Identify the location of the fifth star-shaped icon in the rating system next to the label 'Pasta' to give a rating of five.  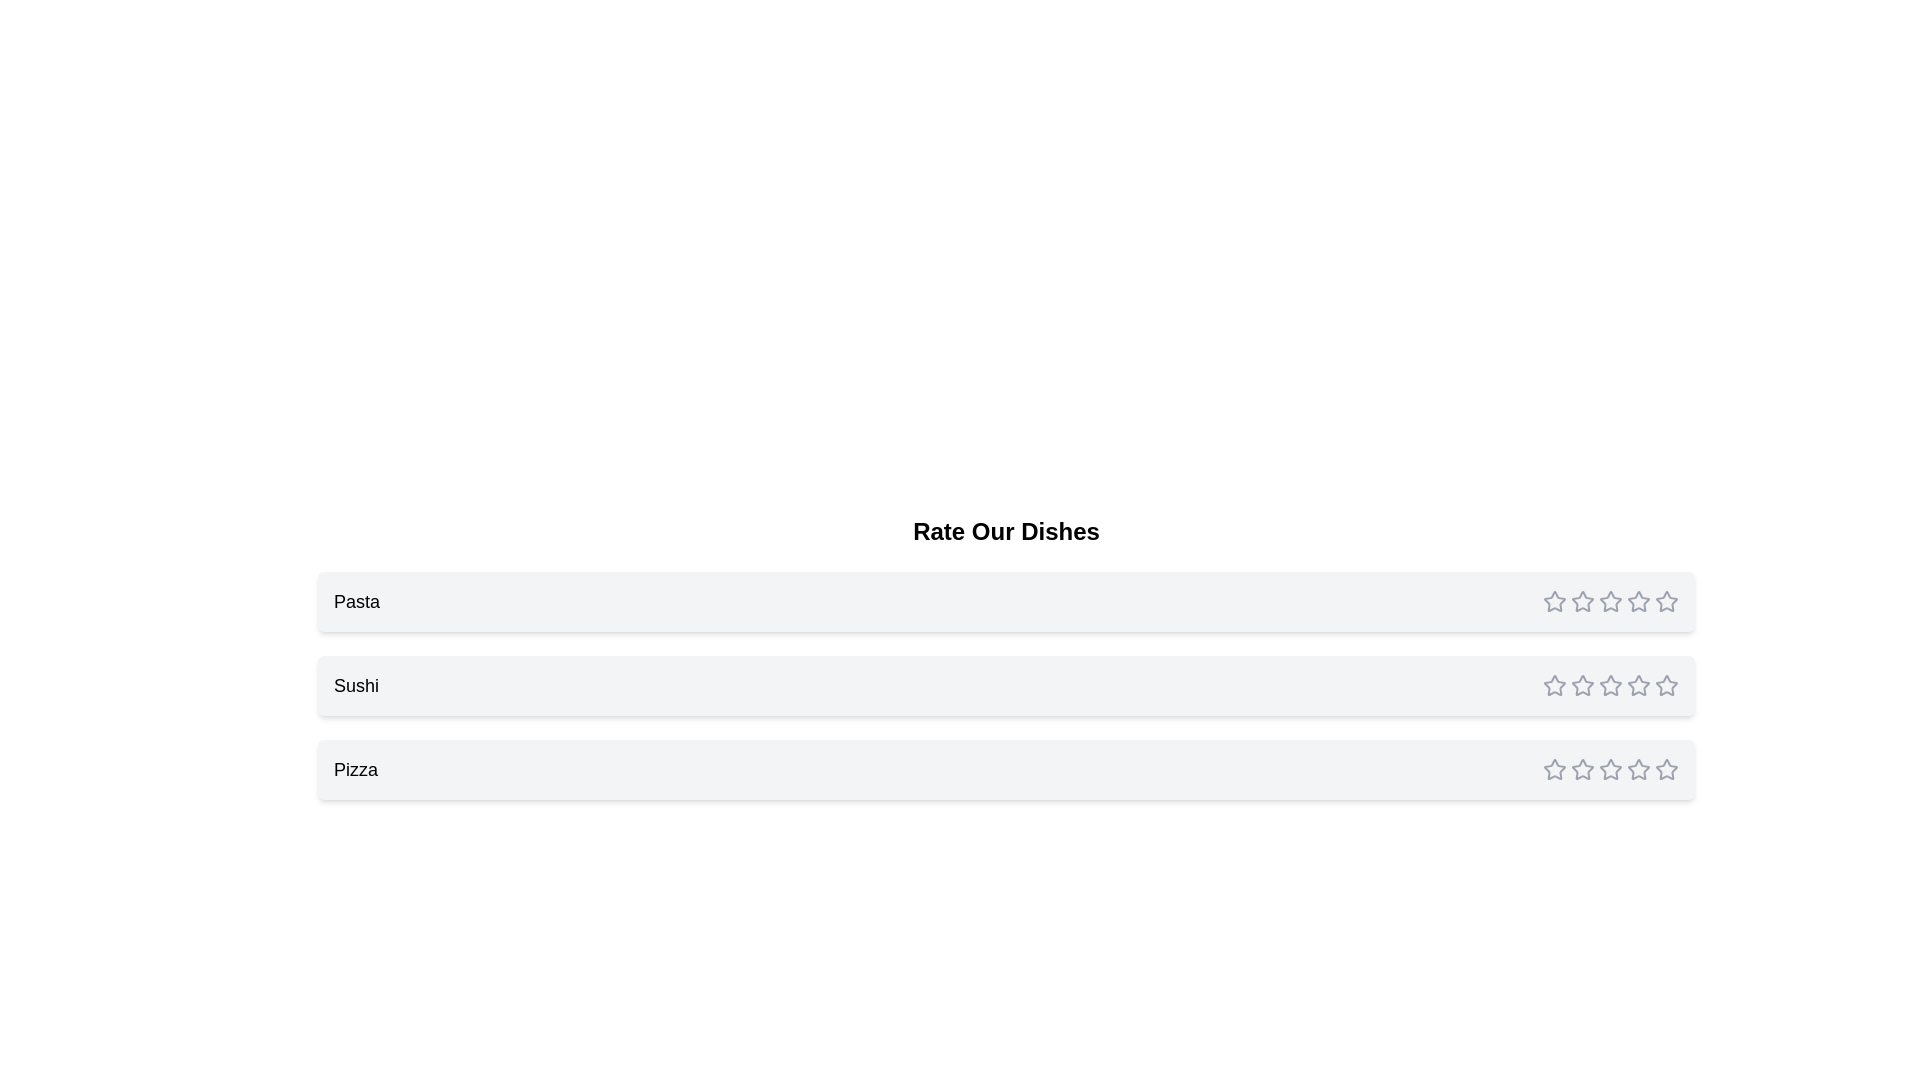
(1665, 600).